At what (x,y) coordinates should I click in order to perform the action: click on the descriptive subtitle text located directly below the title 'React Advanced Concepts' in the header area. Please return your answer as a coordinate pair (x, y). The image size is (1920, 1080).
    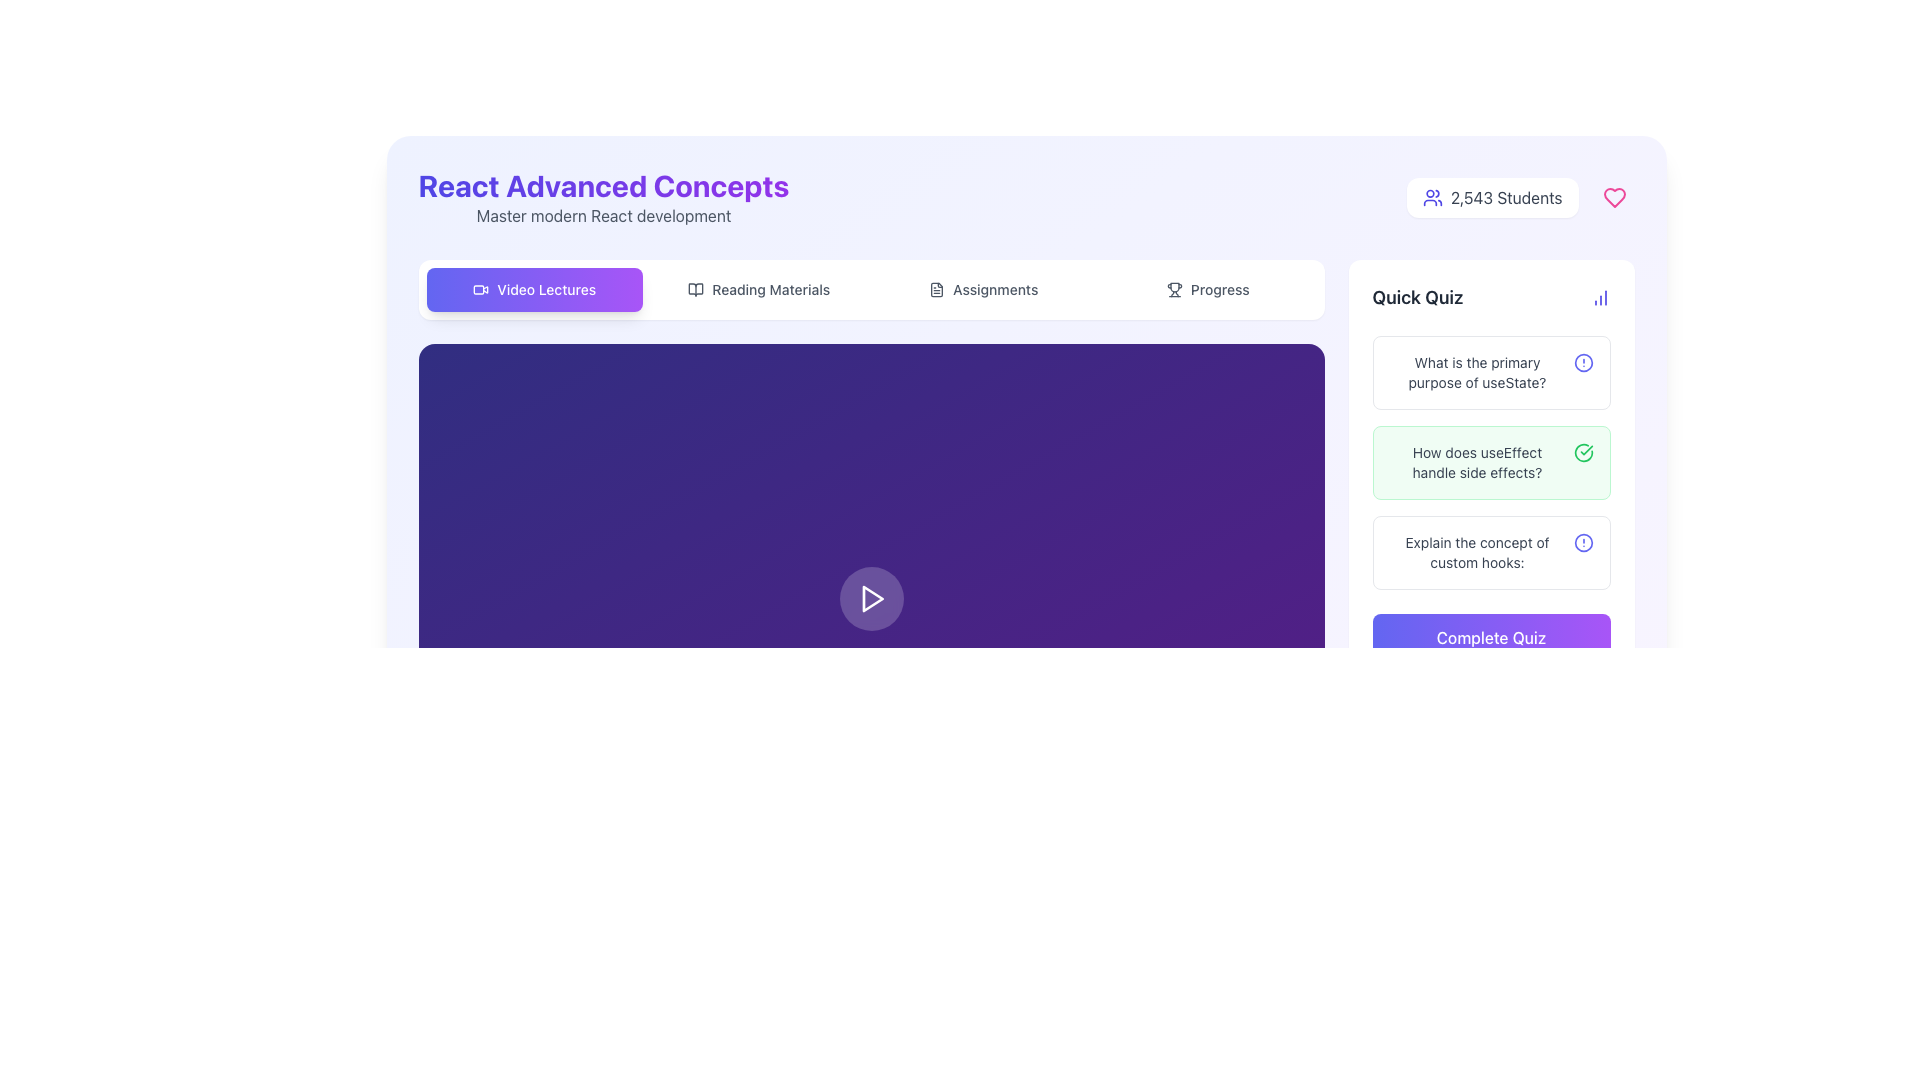
    Looking at the image, I should click on (603, 216).